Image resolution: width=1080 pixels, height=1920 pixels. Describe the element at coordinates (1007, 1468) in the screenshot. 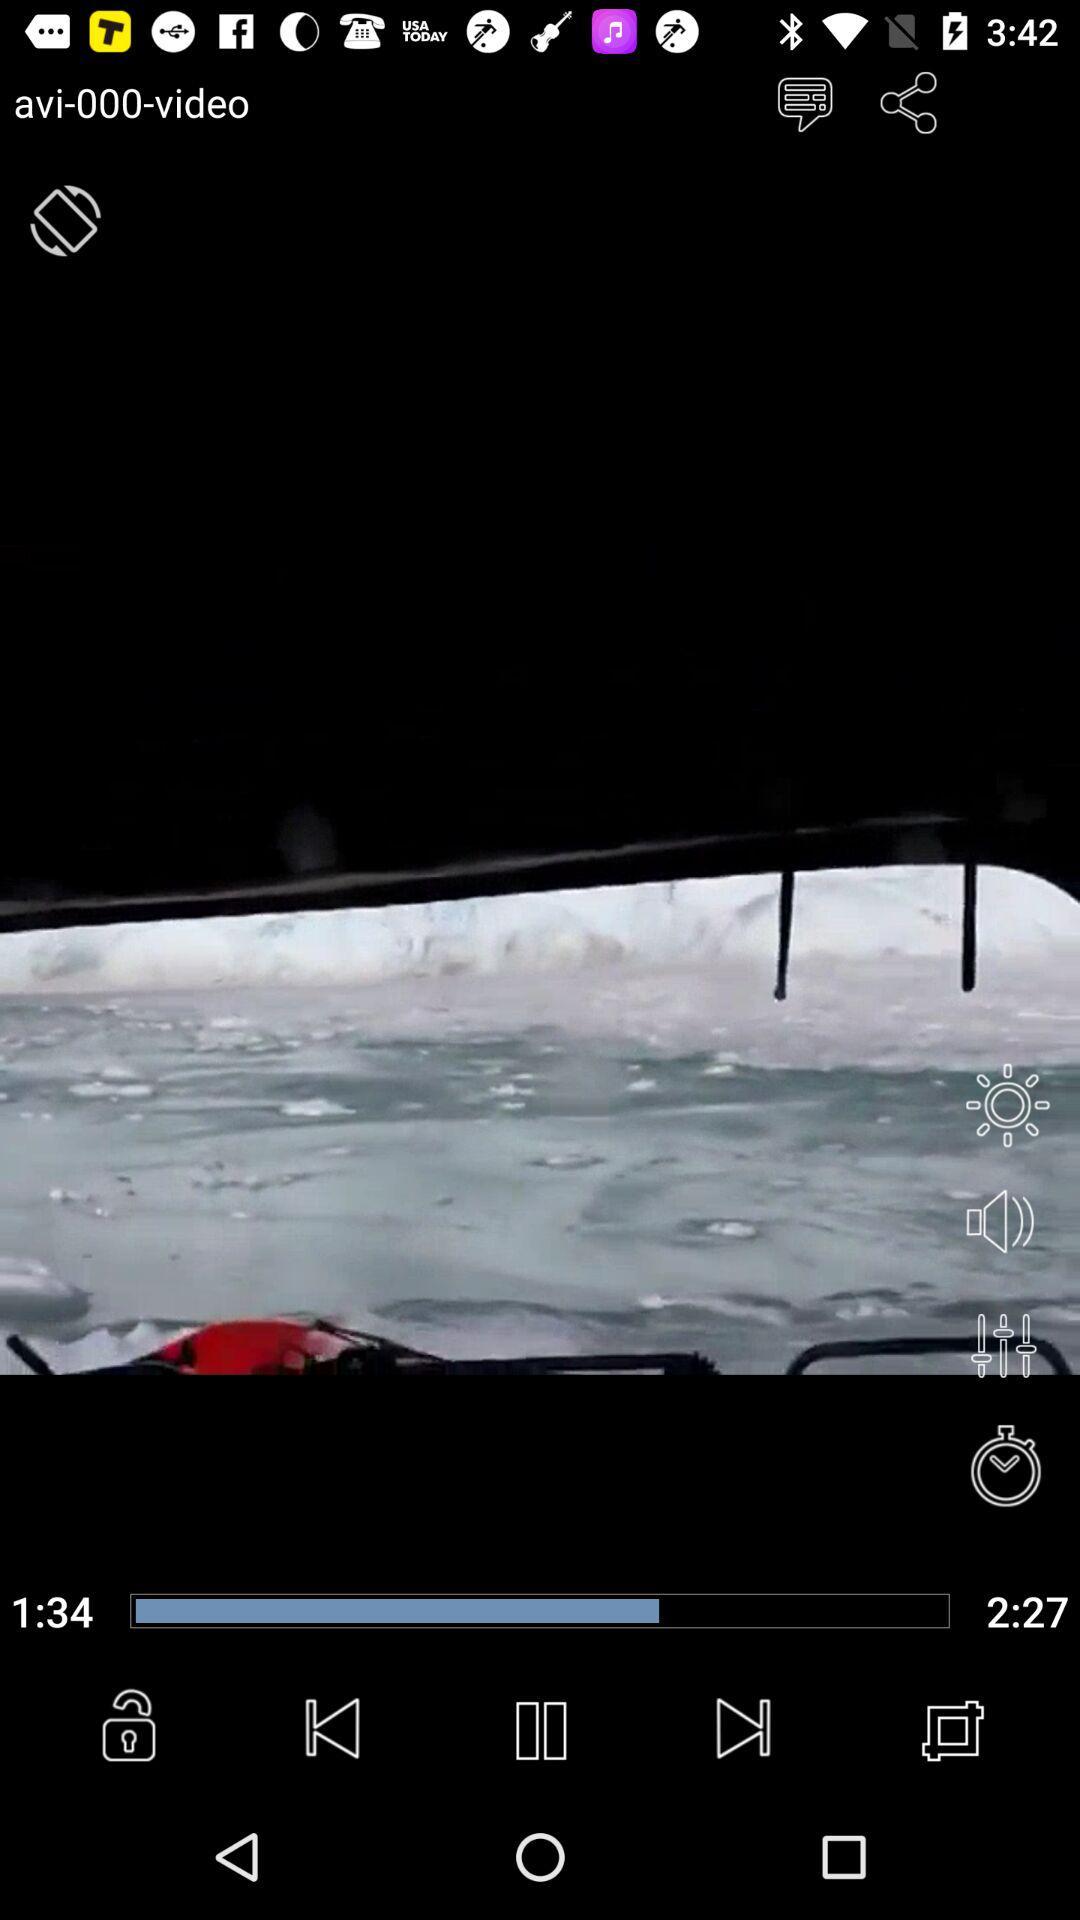

I see `alaram button` at that location.